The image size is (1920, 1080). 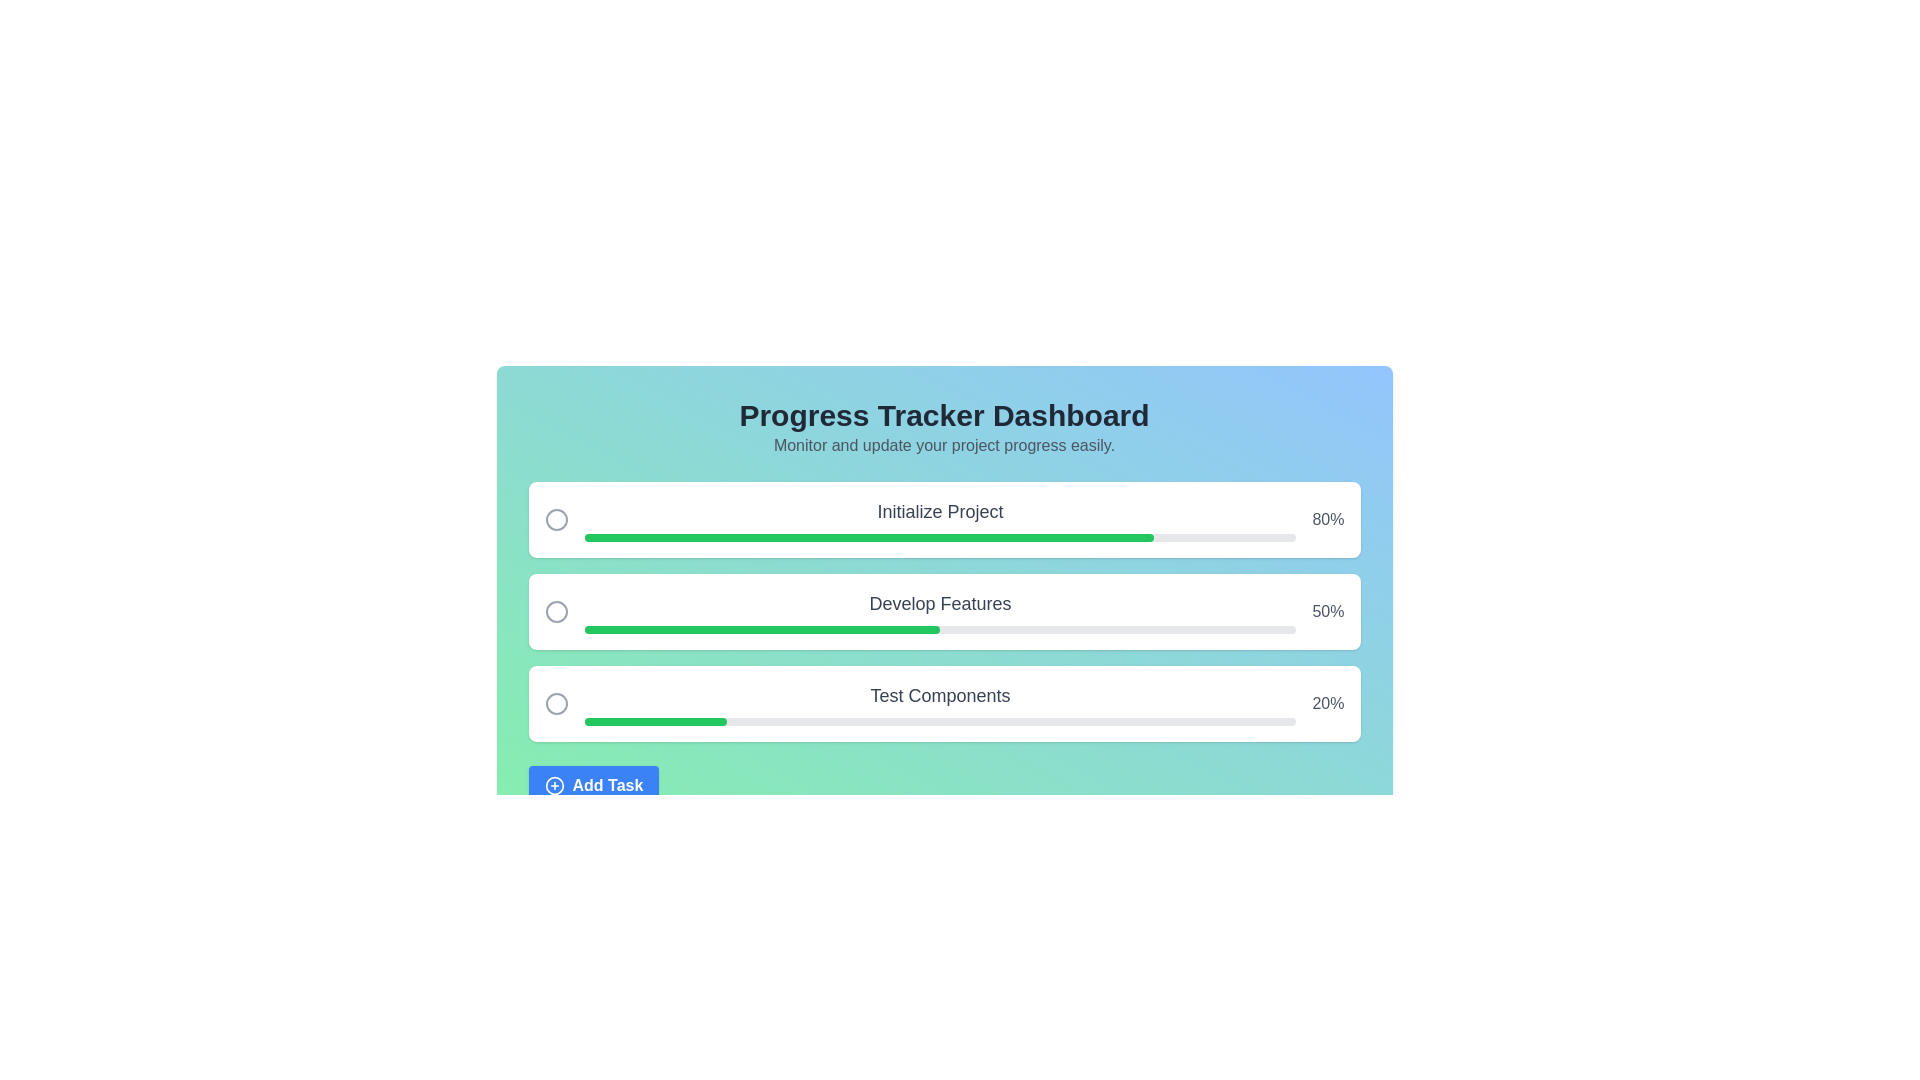 What do you see at coordinates (939, 628) in the screenshot?
I see `the second progress bar indicating 'Develop Features' which shows 50% completion, located in the Progress Tracker Dashboard` at bounding box center [939, 628].